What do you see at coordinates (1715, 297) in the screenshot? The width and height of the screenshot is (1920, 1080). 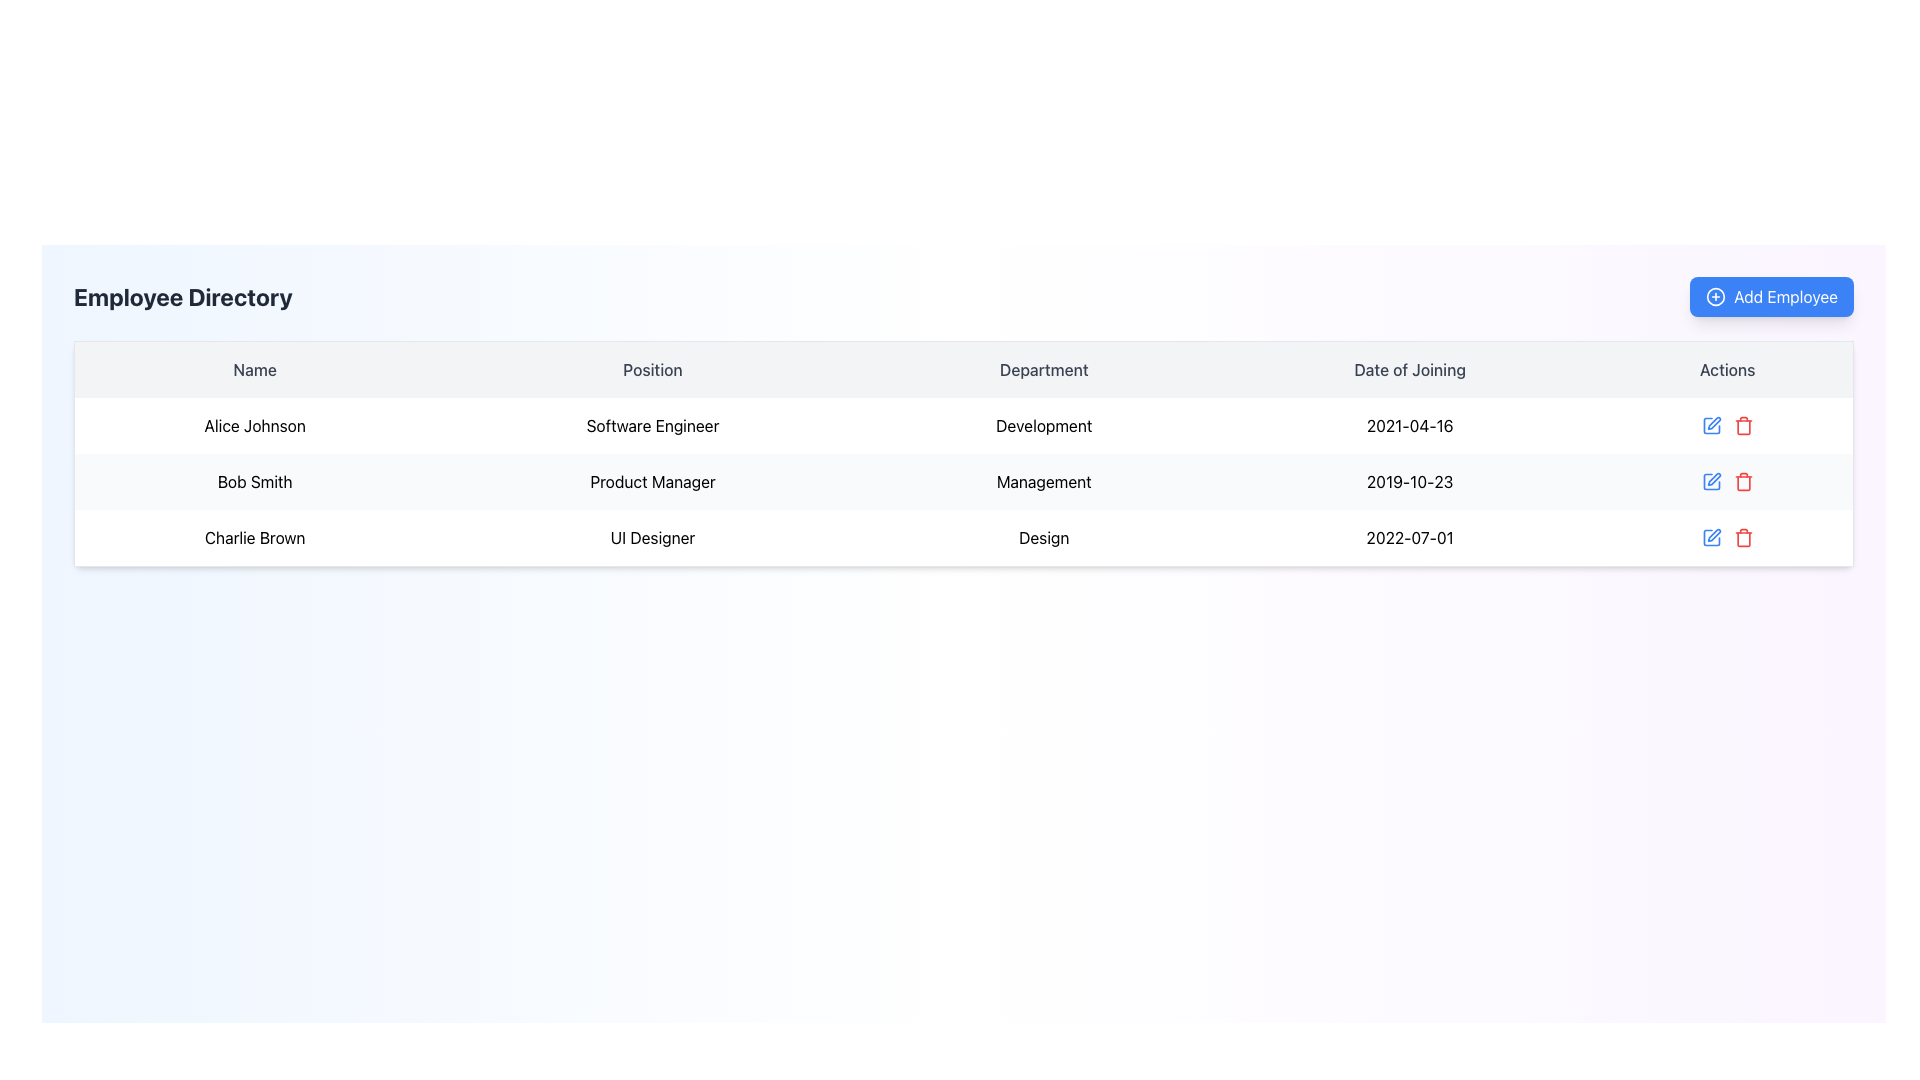 I see `the icon within the blue 'Add Employee' button located at the top-right corner of the interface to initiate the action of adding a new employee` at bounding box center [1715, 297].